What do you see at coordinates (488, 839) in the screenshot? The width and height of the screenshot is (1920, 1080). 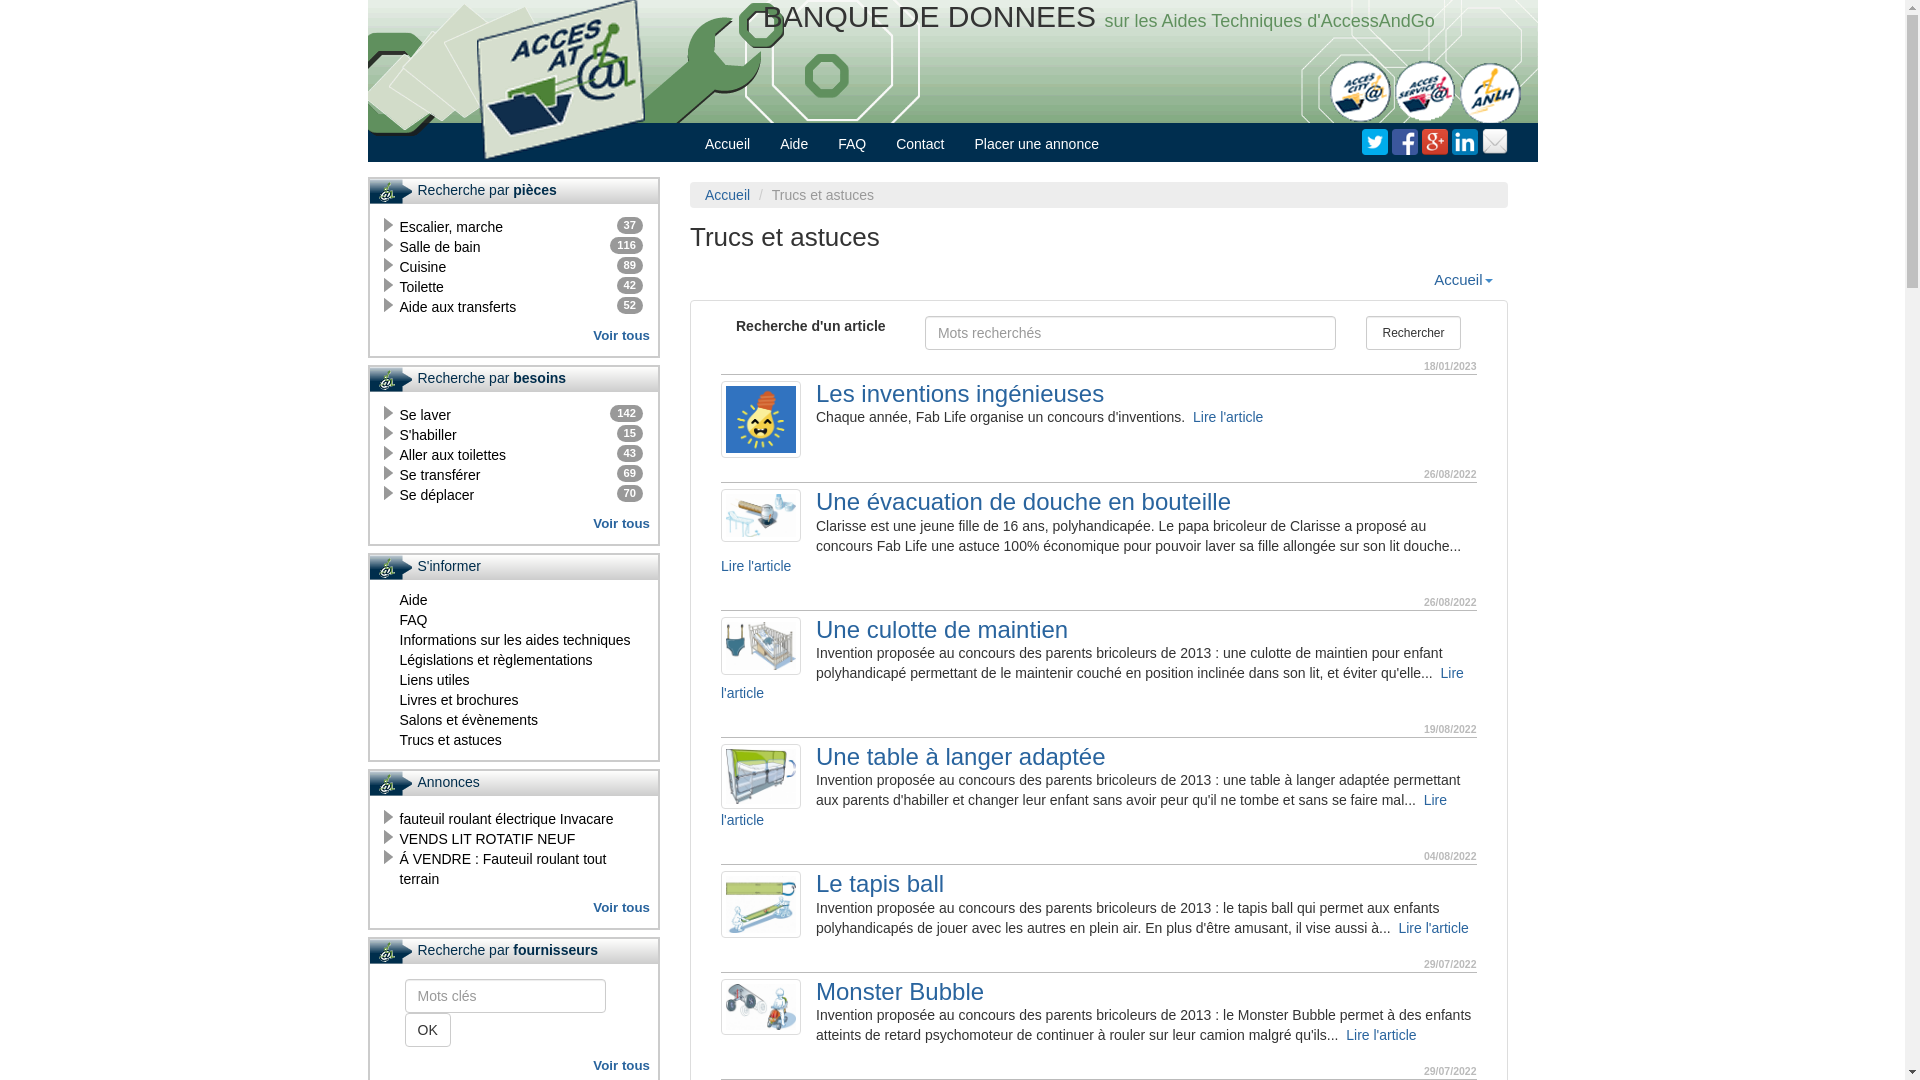 I see `'VENDS LIT ROTATIF NEUF'` at bounding box center [488, 839].